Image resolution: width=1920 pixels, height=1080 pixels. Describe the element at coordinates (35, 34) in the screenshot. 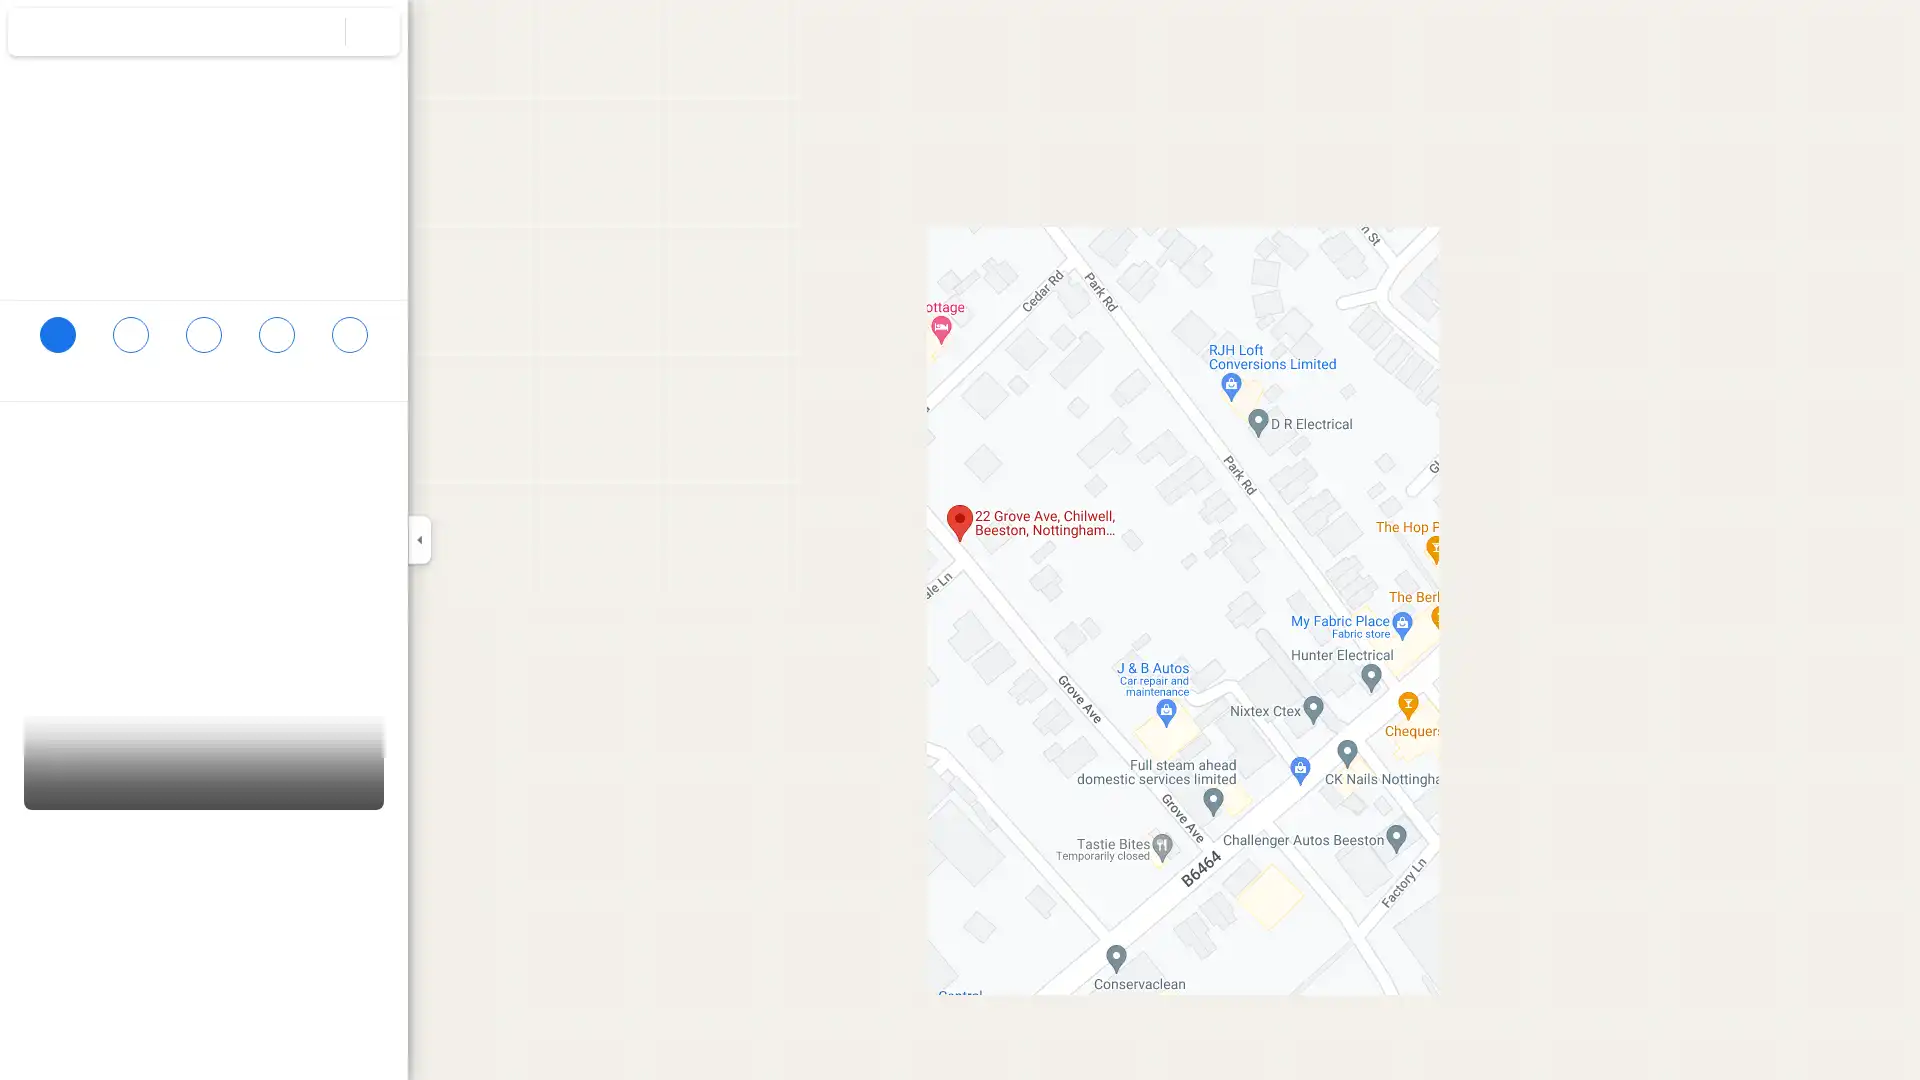

I see `Menu` at that location.